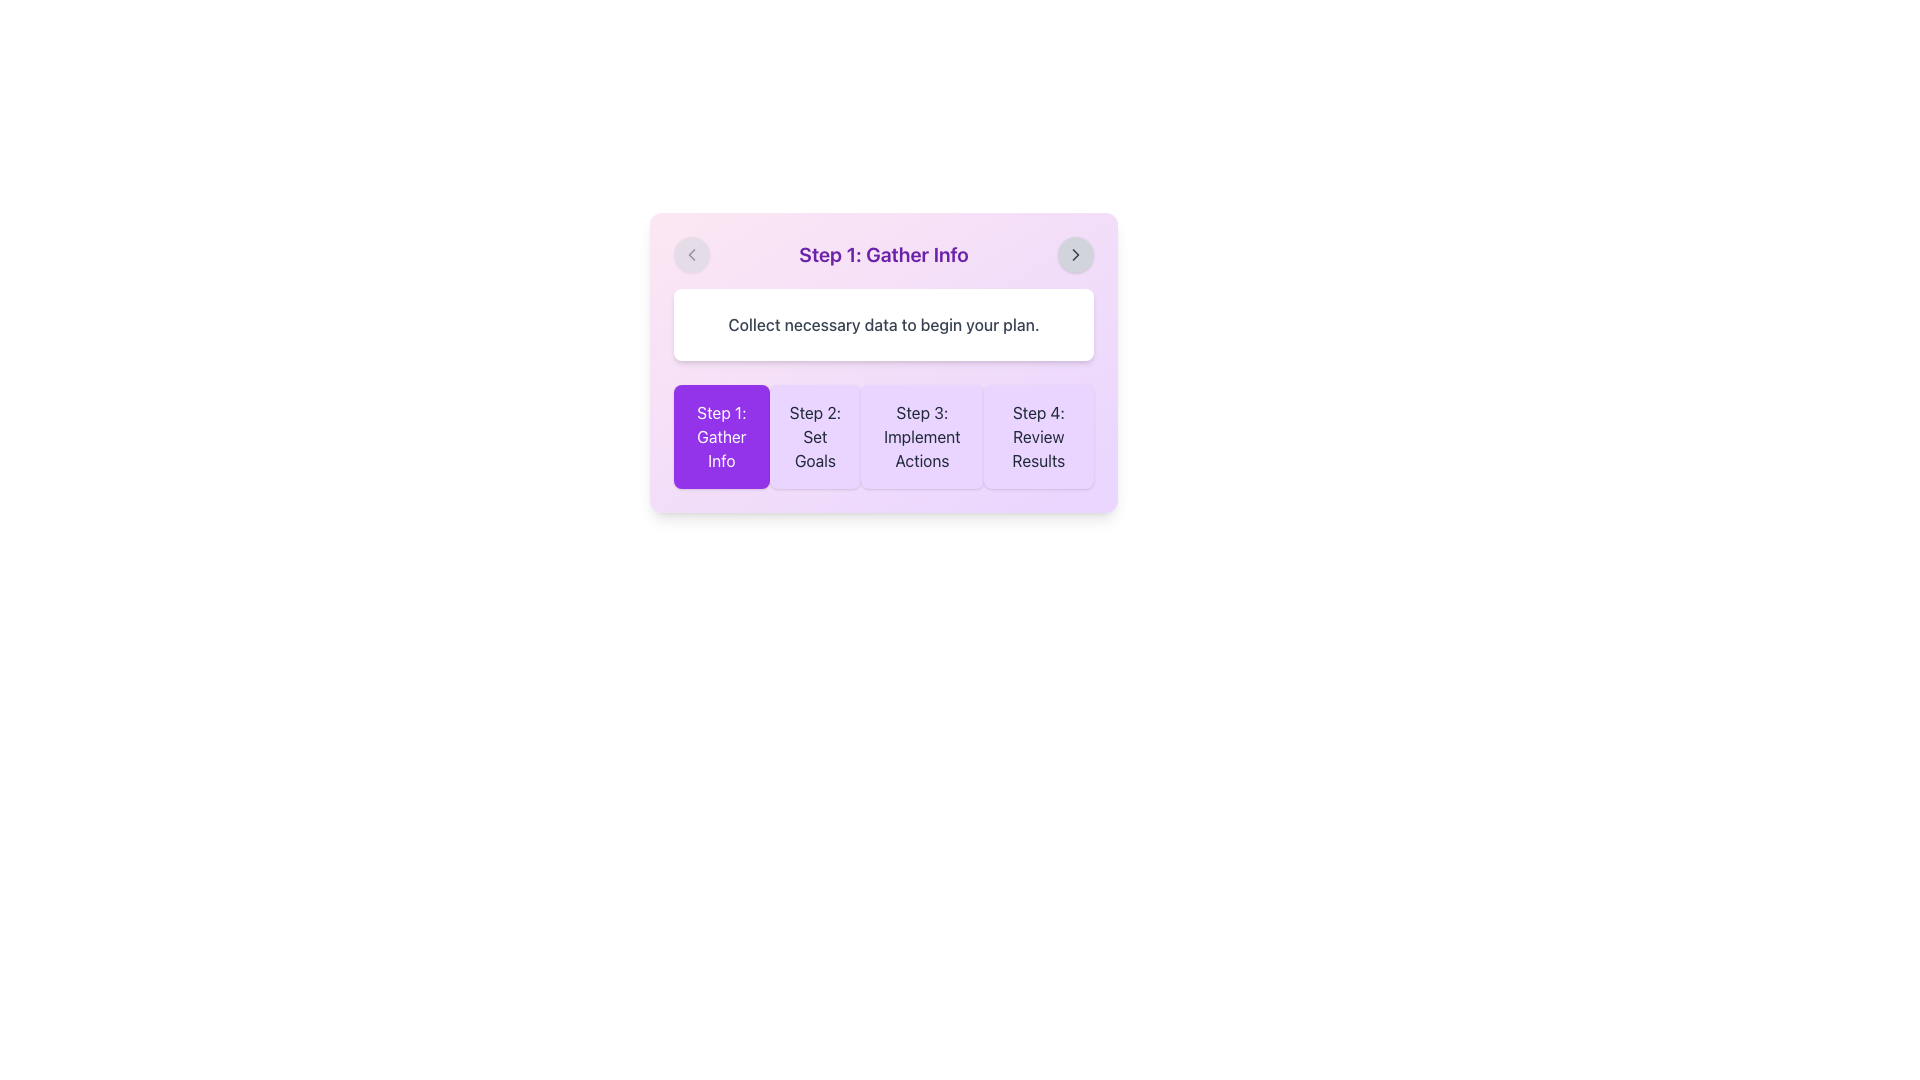 The height and width of the screenshot is (1080, 1920). I want to click on static text element that contains the instruction 'Collect necessary data to begin your plan.' which is centrally aligned within a white box below the title 'Step 1: Gather Info' on a light purple card, so click(882, 323).